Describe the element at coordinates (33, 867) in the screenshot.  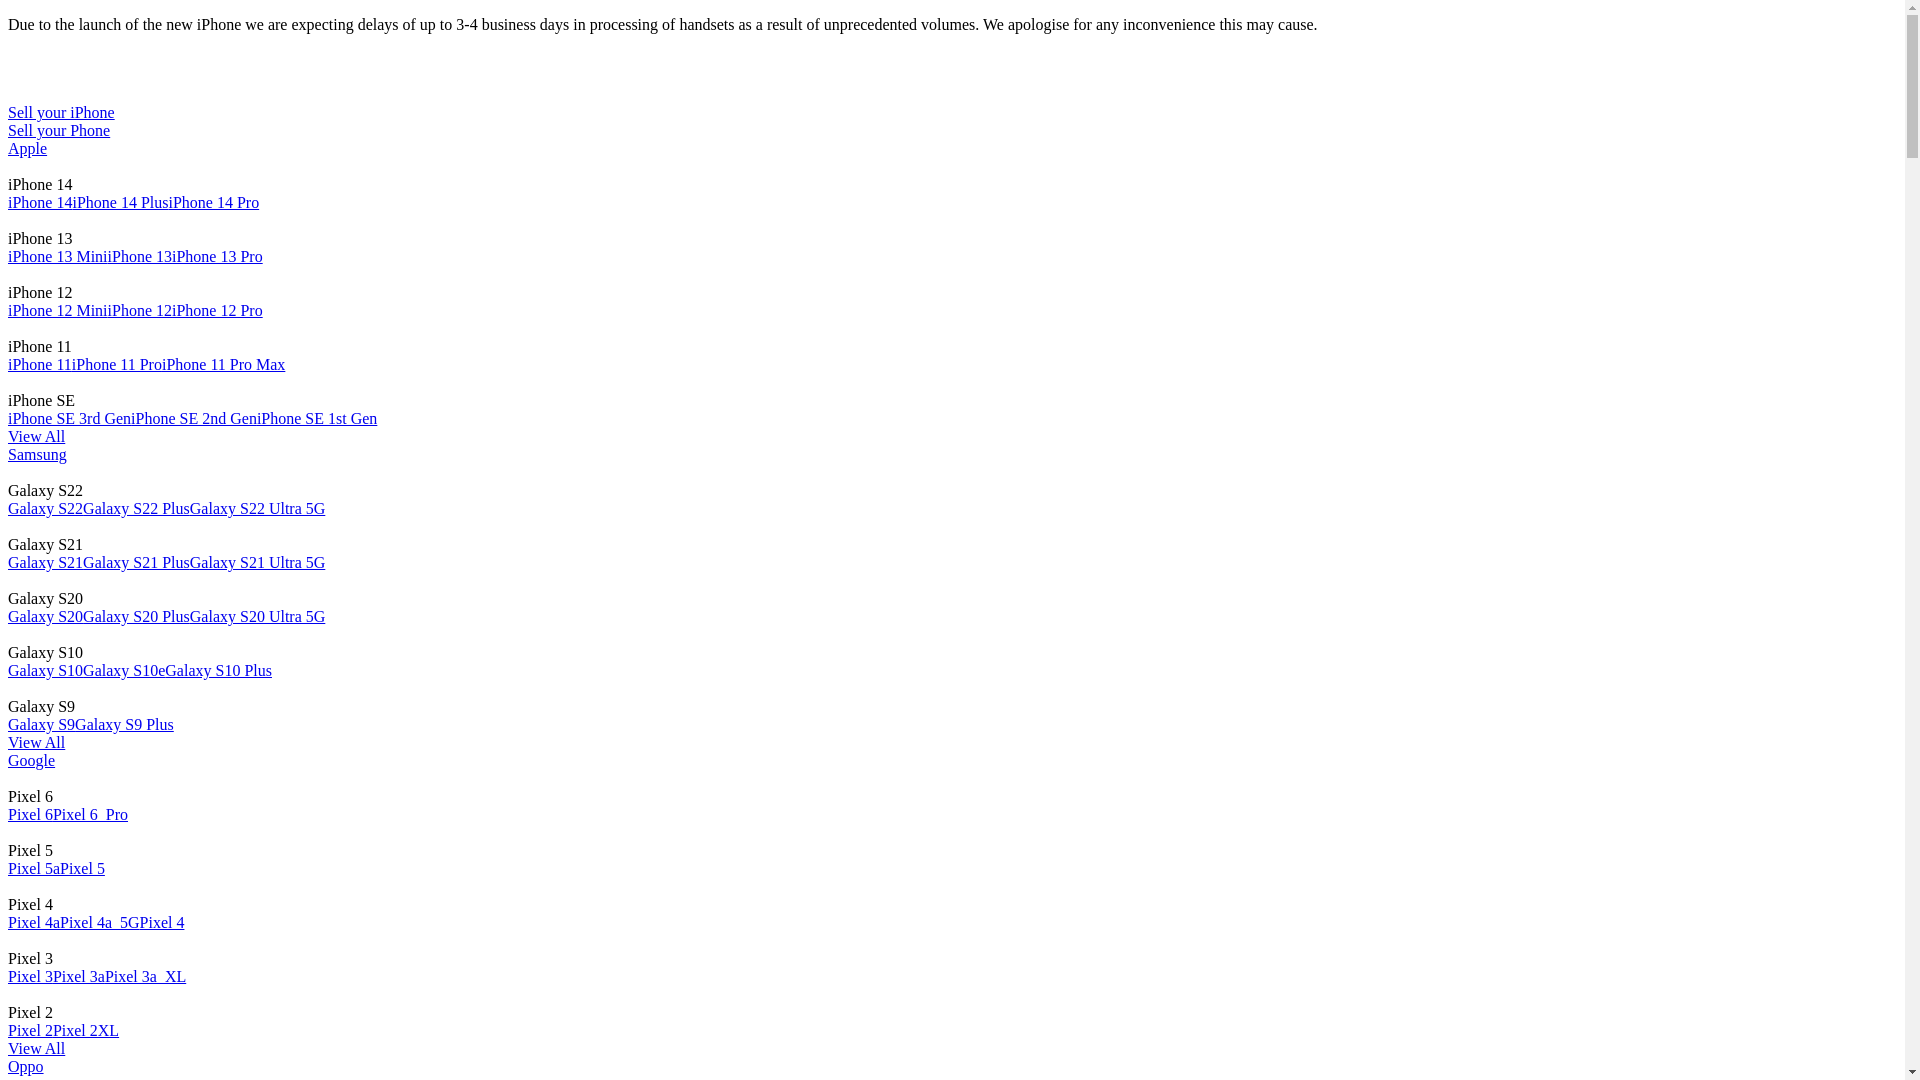
I see `'Pixel 5a'` at that location.